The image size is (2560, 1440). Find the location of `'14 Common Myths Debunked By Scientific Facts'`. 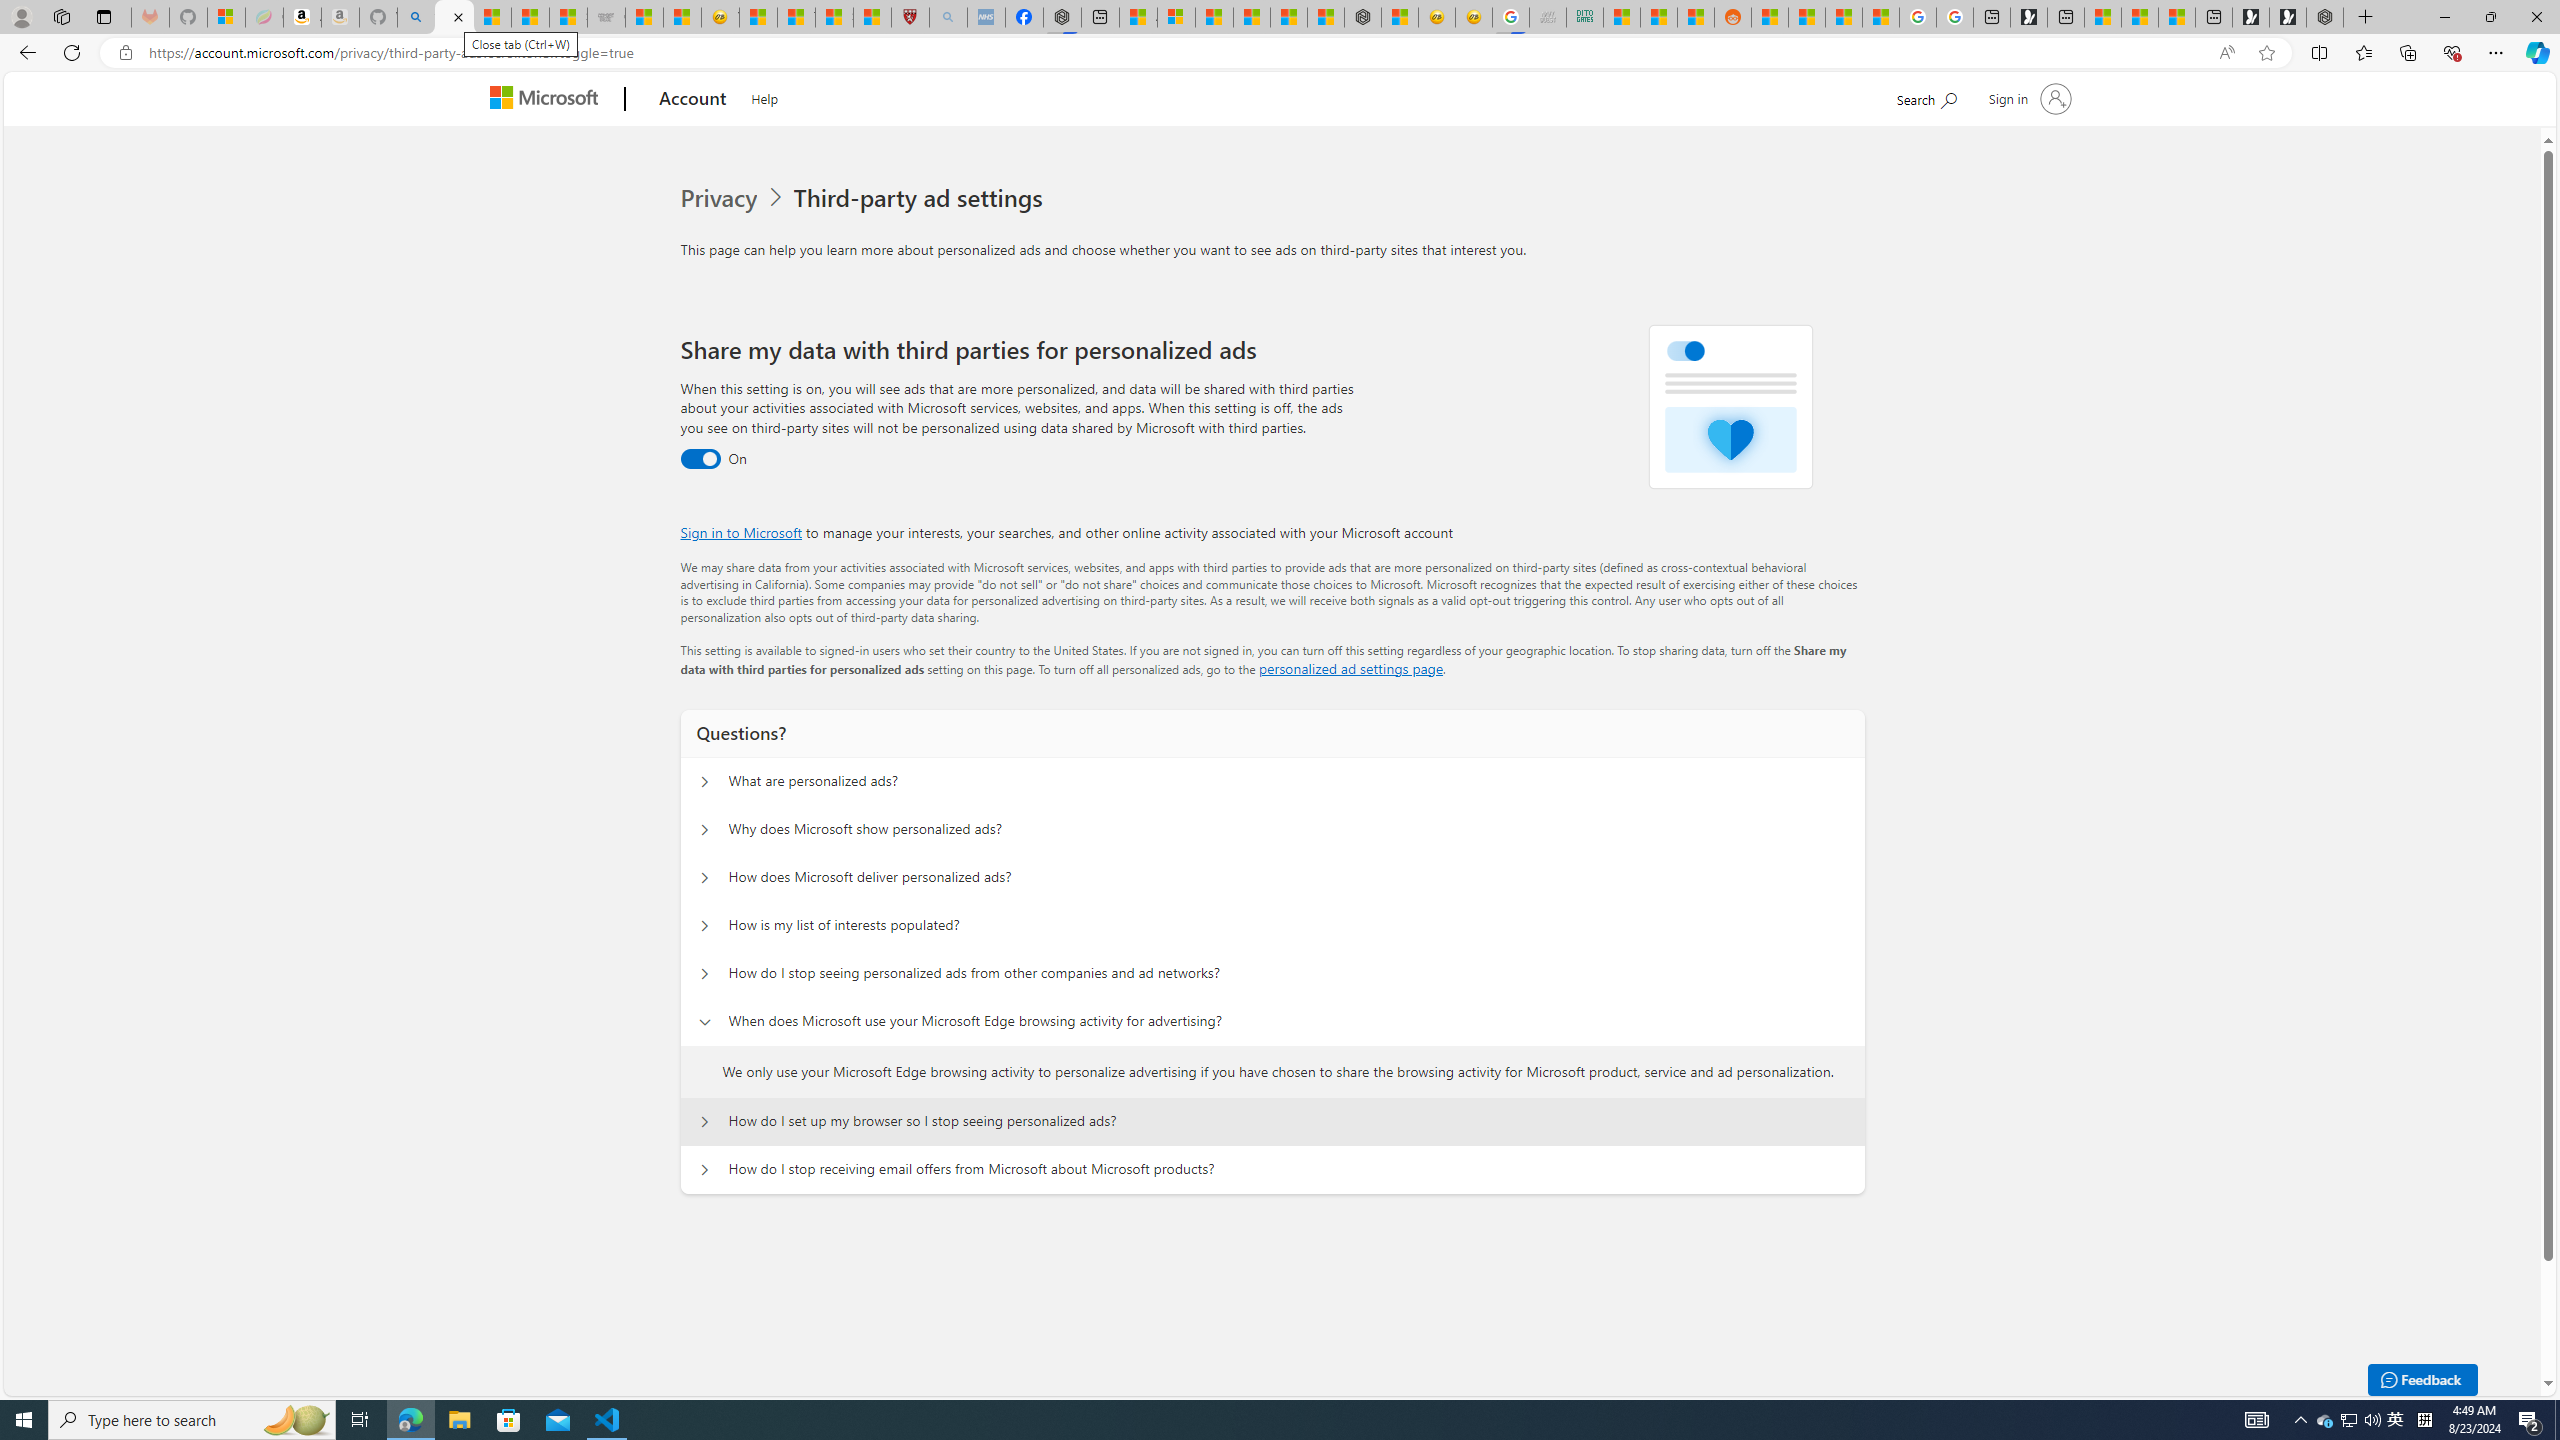

'14 Common Myths Debunked By Scientific Facts' is located at coordinates (1288, 16).